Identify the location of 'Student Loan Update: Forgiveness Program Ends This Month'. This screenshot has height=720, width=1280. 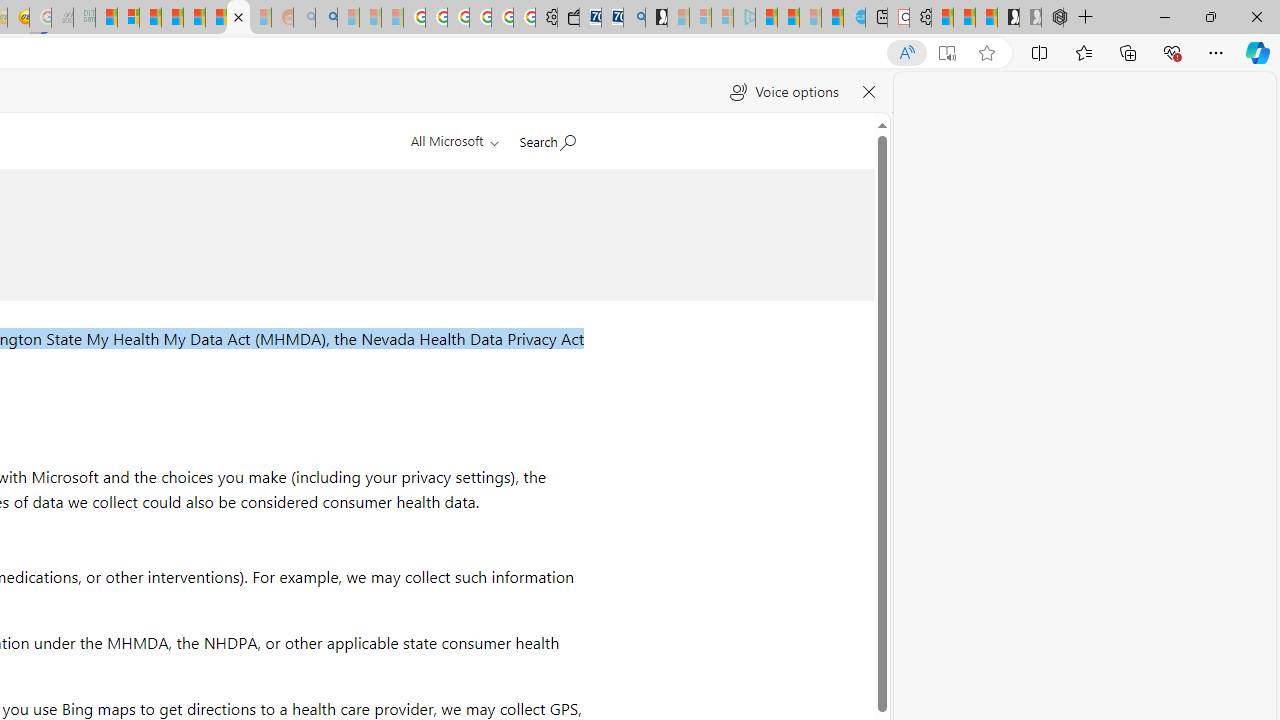
(172, 17).